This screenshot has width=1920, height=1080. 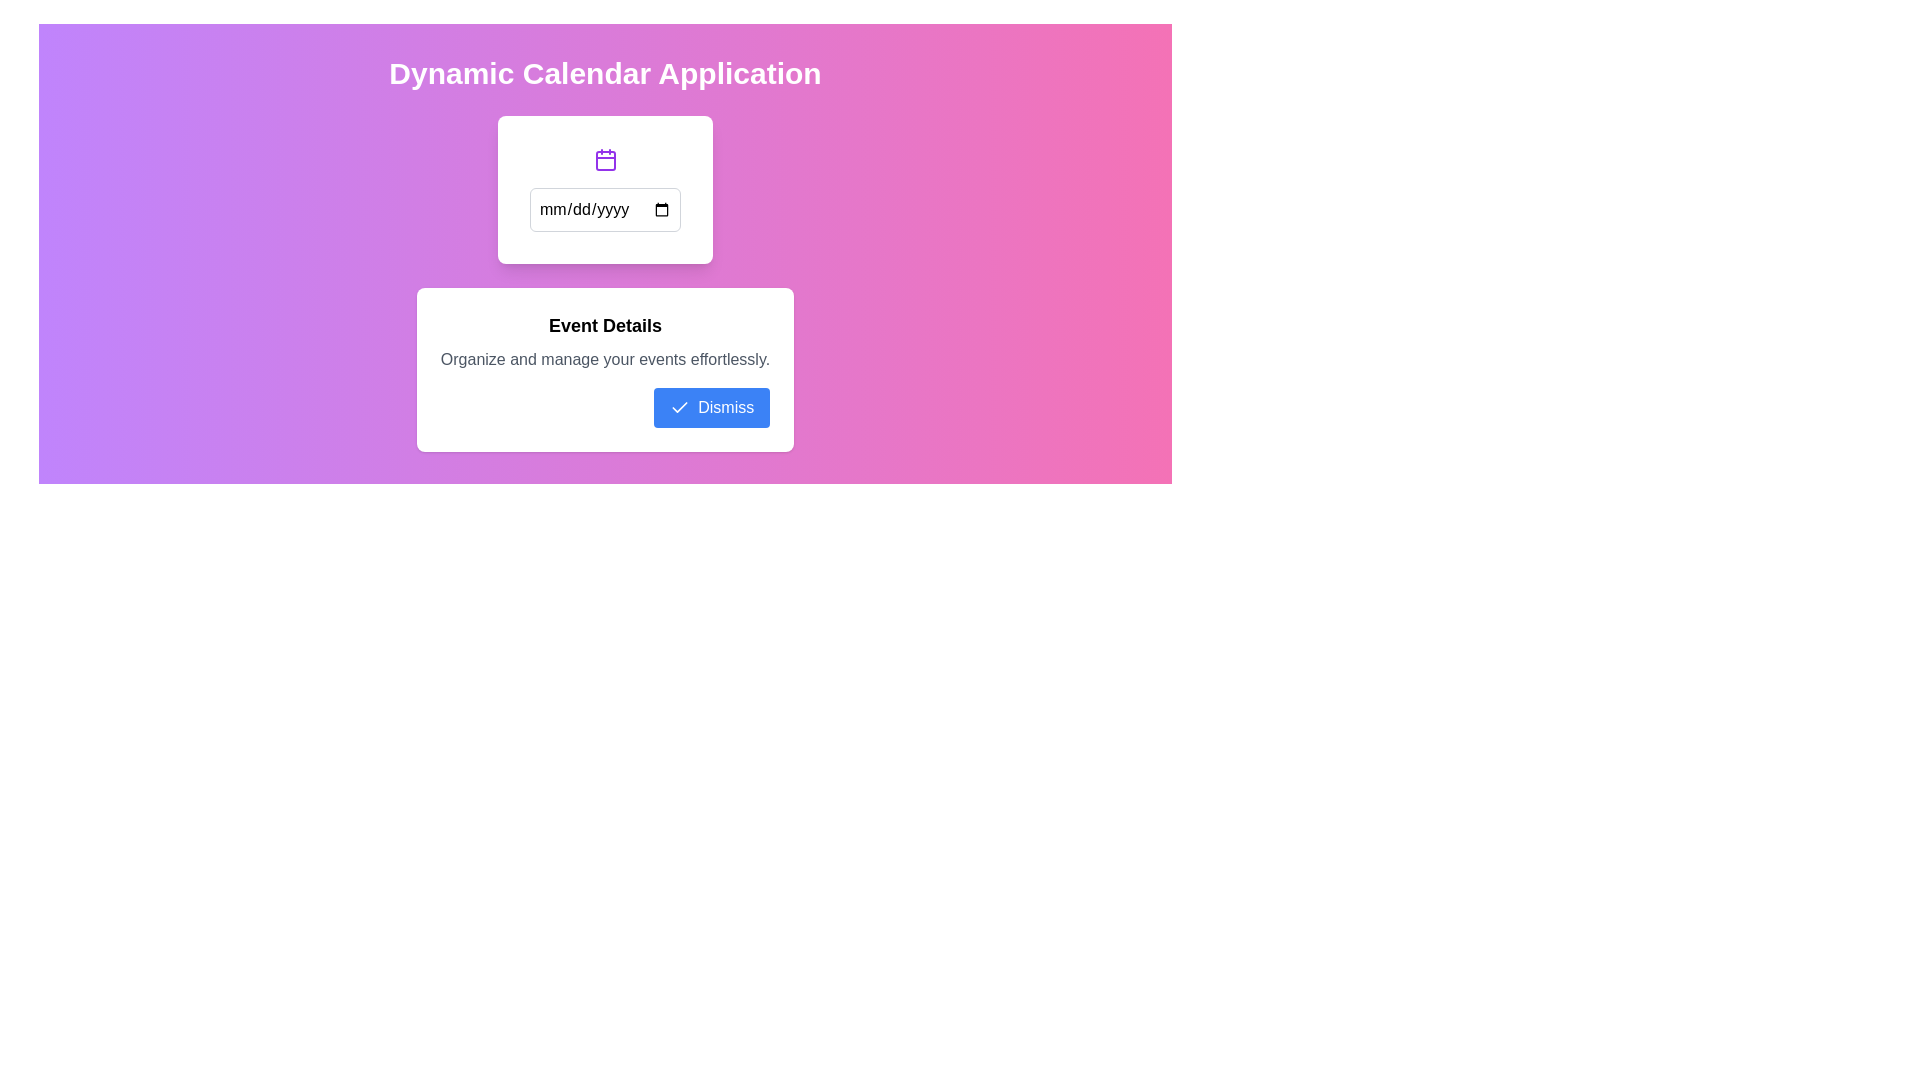 What do you see at coordinates (604, 358) in the screenshot?
I see `the text block displaying 'Organize and manage your events effortlessly.' which is located below the title 'Event Details' in a white rounded card` at bounding box center [604, 358].